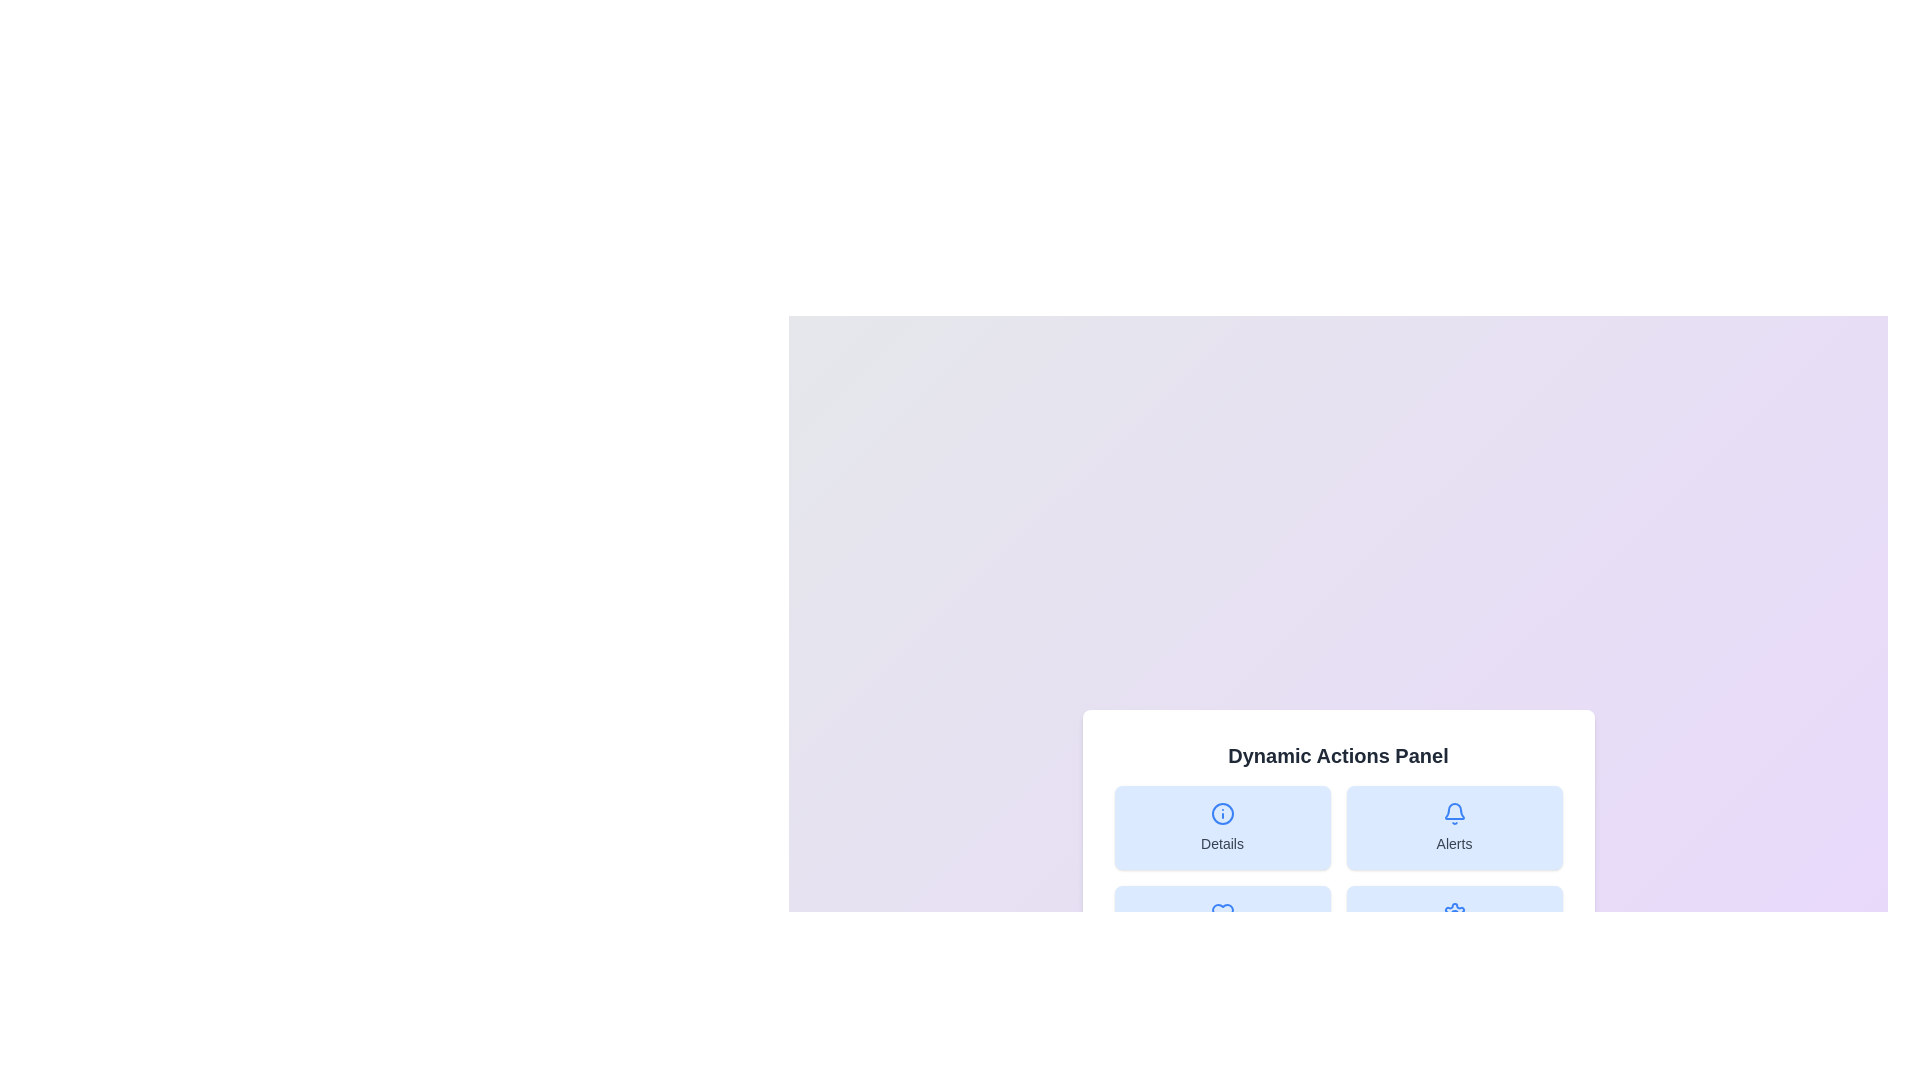 The image size is (1920, 1080). What do you see at coordinates (1221, 828) in the screenshot?
I see `the blue rectangular button with rounded corners labeled 'Details', which contains an information icon` at bounding box center [1221, 828].